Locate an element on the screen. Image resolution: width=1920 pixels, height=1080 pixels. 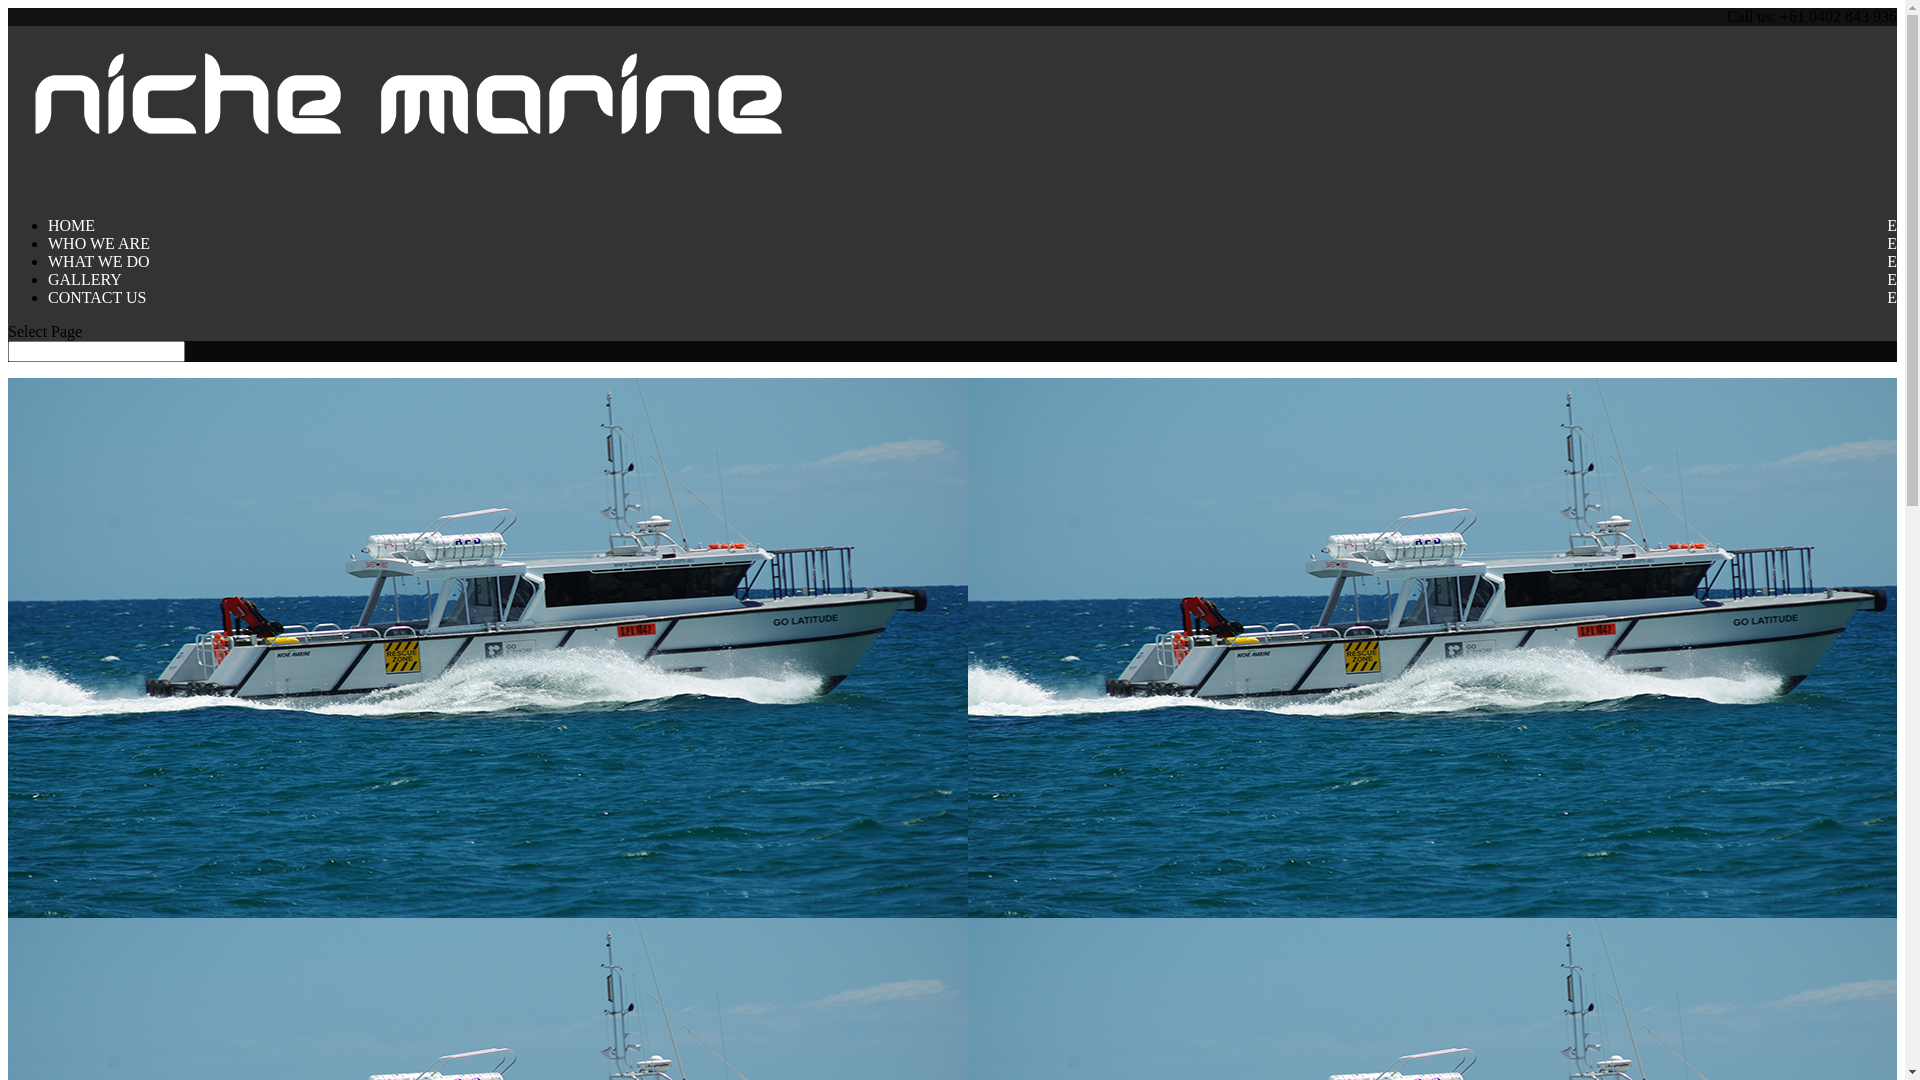
'Search for:' is located at coordinates (95, 350).